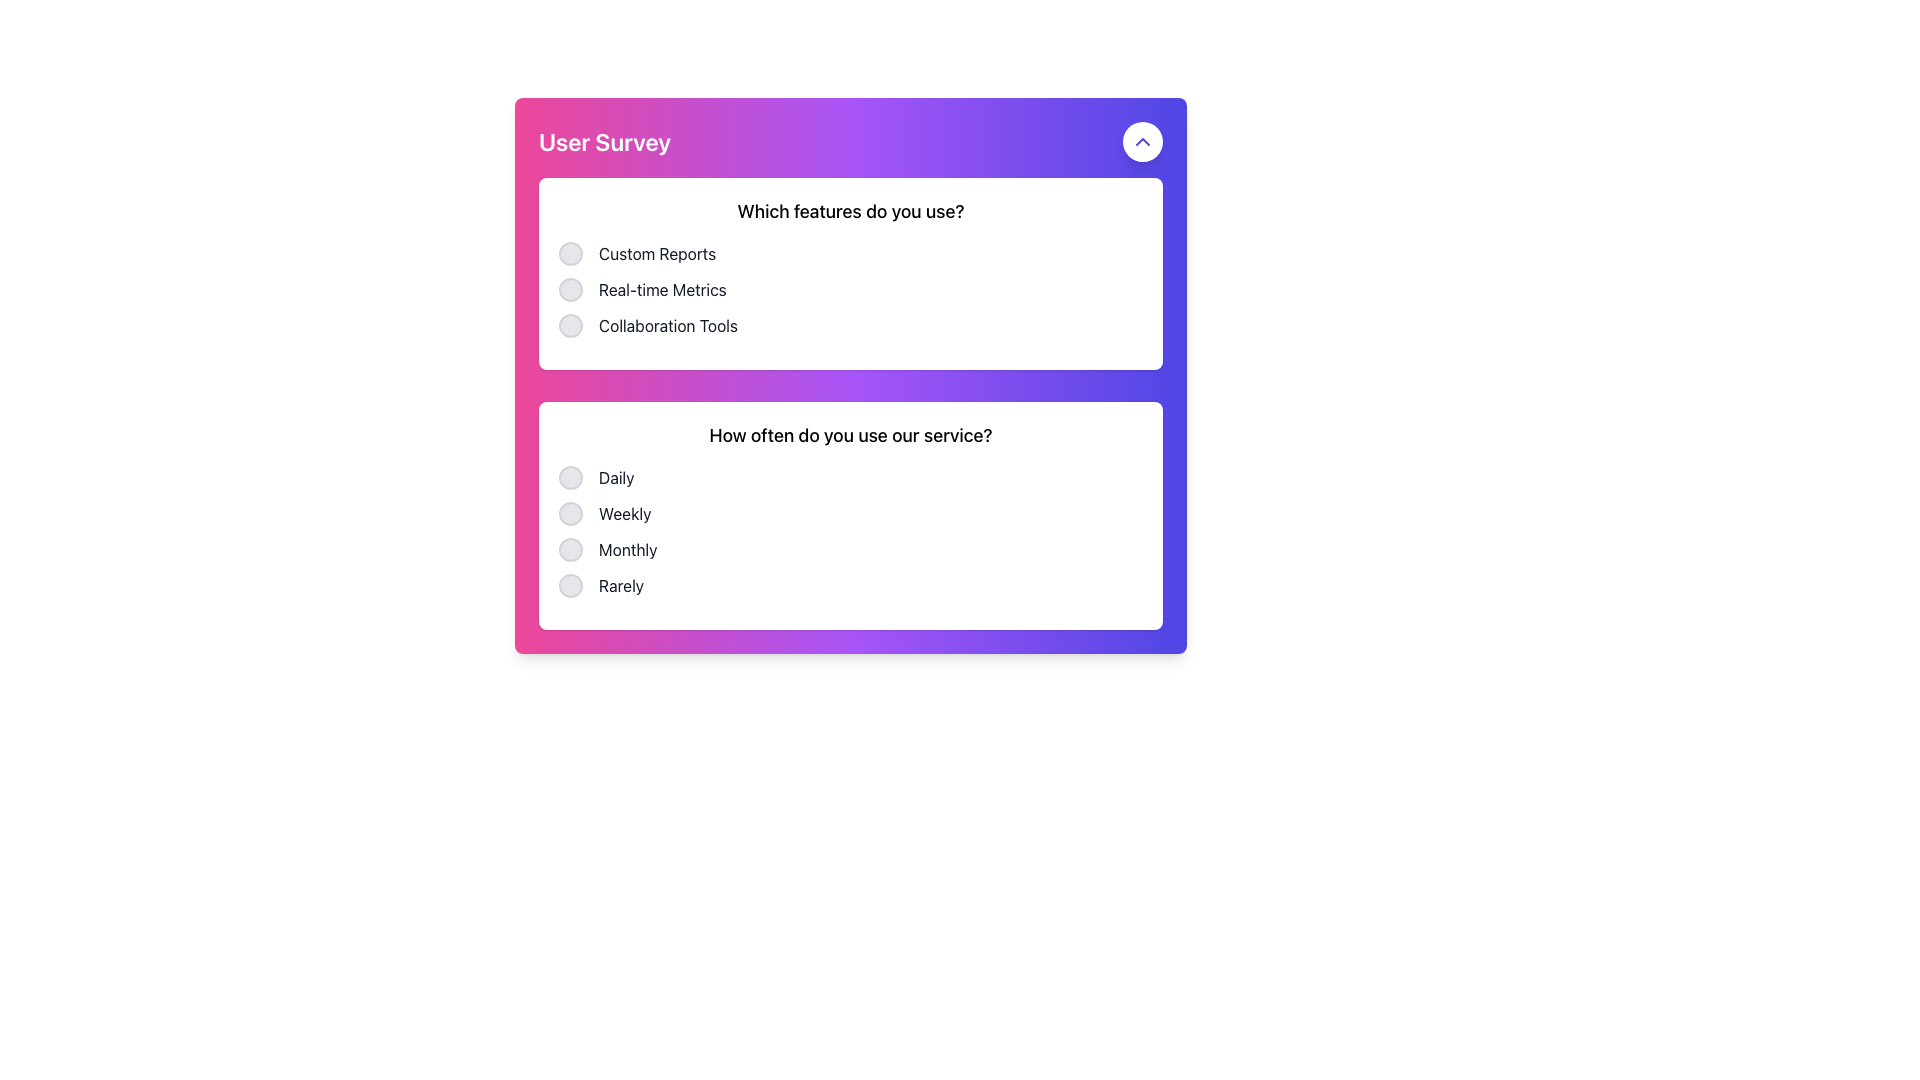 This screenshot has width=1920, height=1080. I want to click on the upward-pointing chevron icon button in the top-right corner of the survey form card, so click(1142, 141).